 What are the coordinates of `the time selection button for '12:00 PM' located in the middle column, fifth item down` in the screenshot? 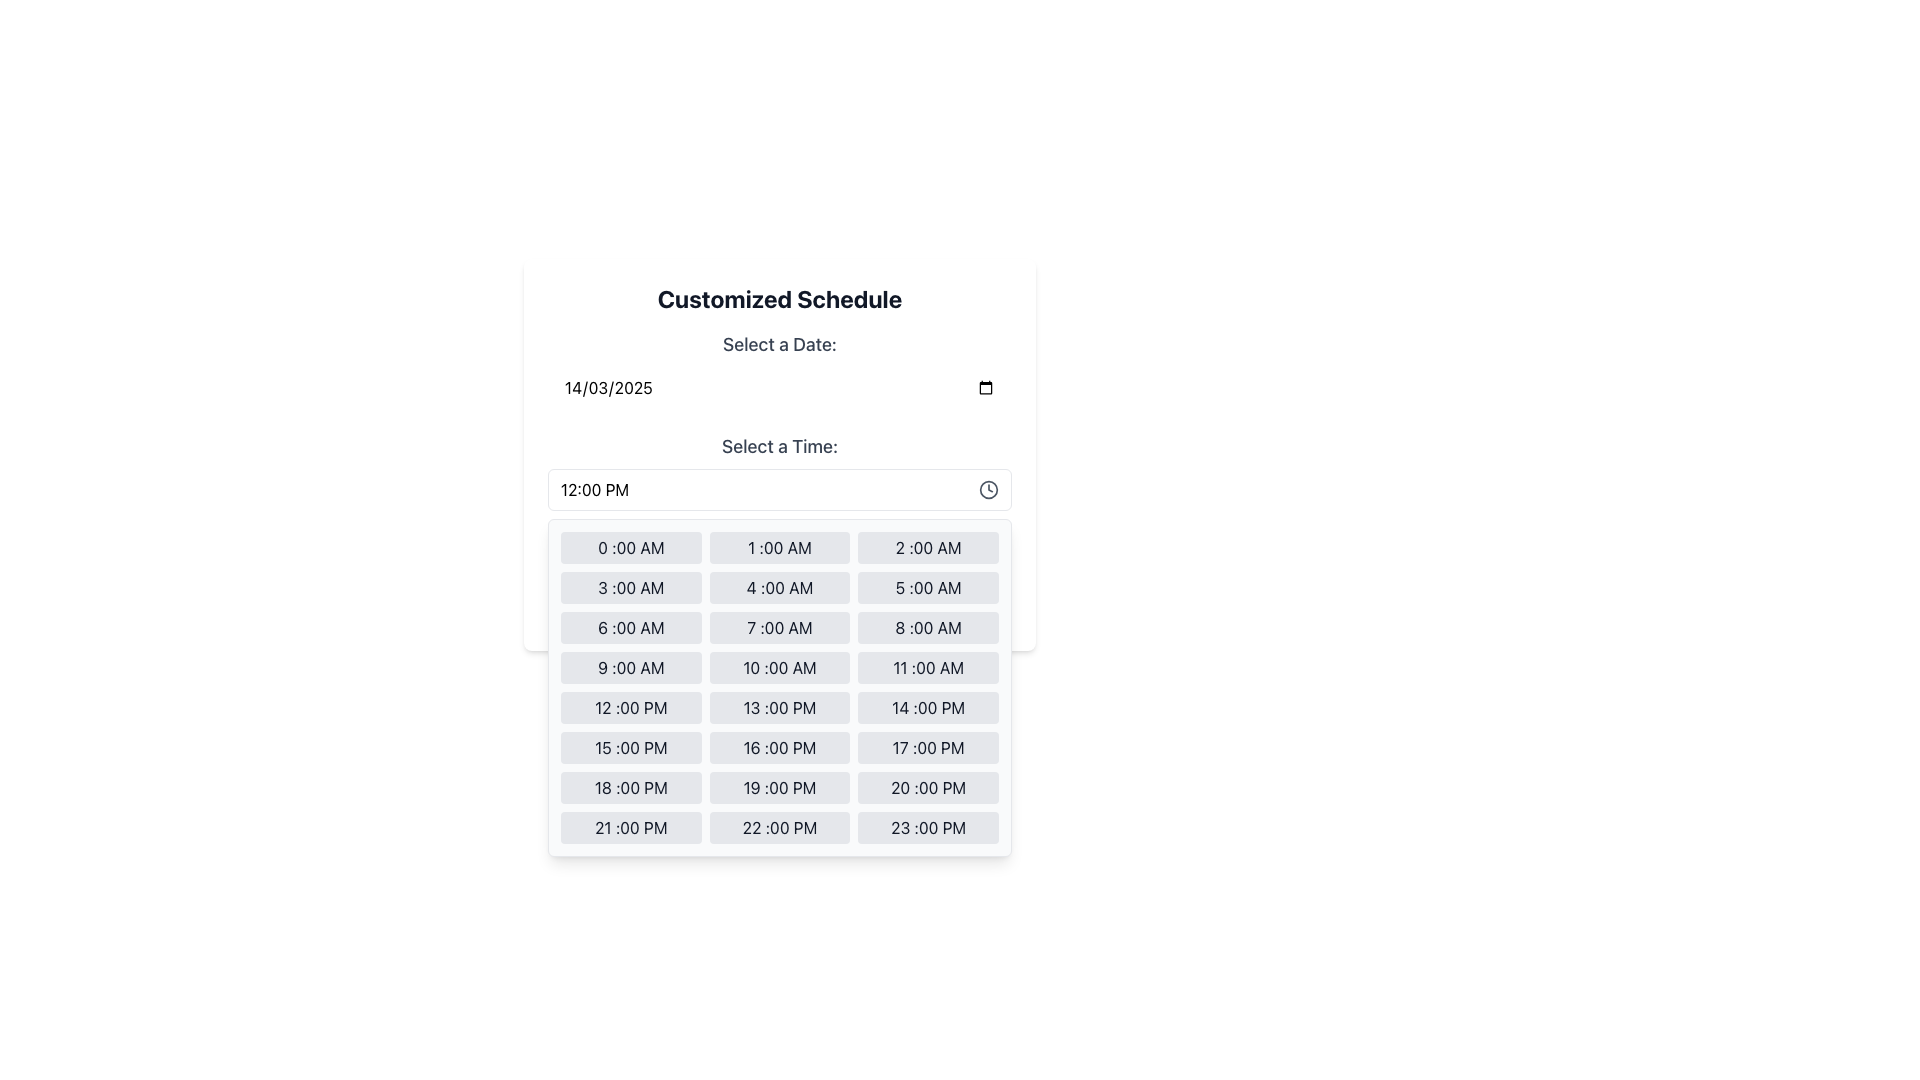 It's located at (629, 707).